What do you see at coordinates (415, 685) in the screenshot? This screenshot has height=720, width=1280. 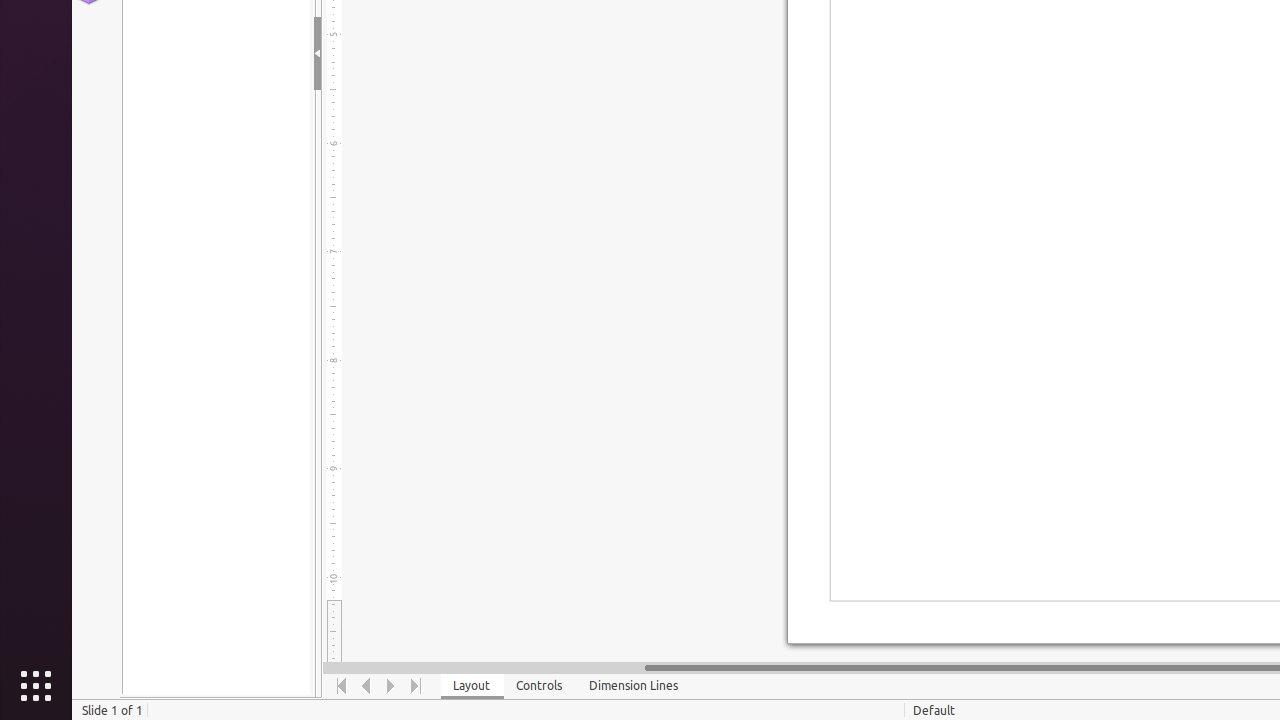 I see `'Move To End'` at bounding box center [415, 685].